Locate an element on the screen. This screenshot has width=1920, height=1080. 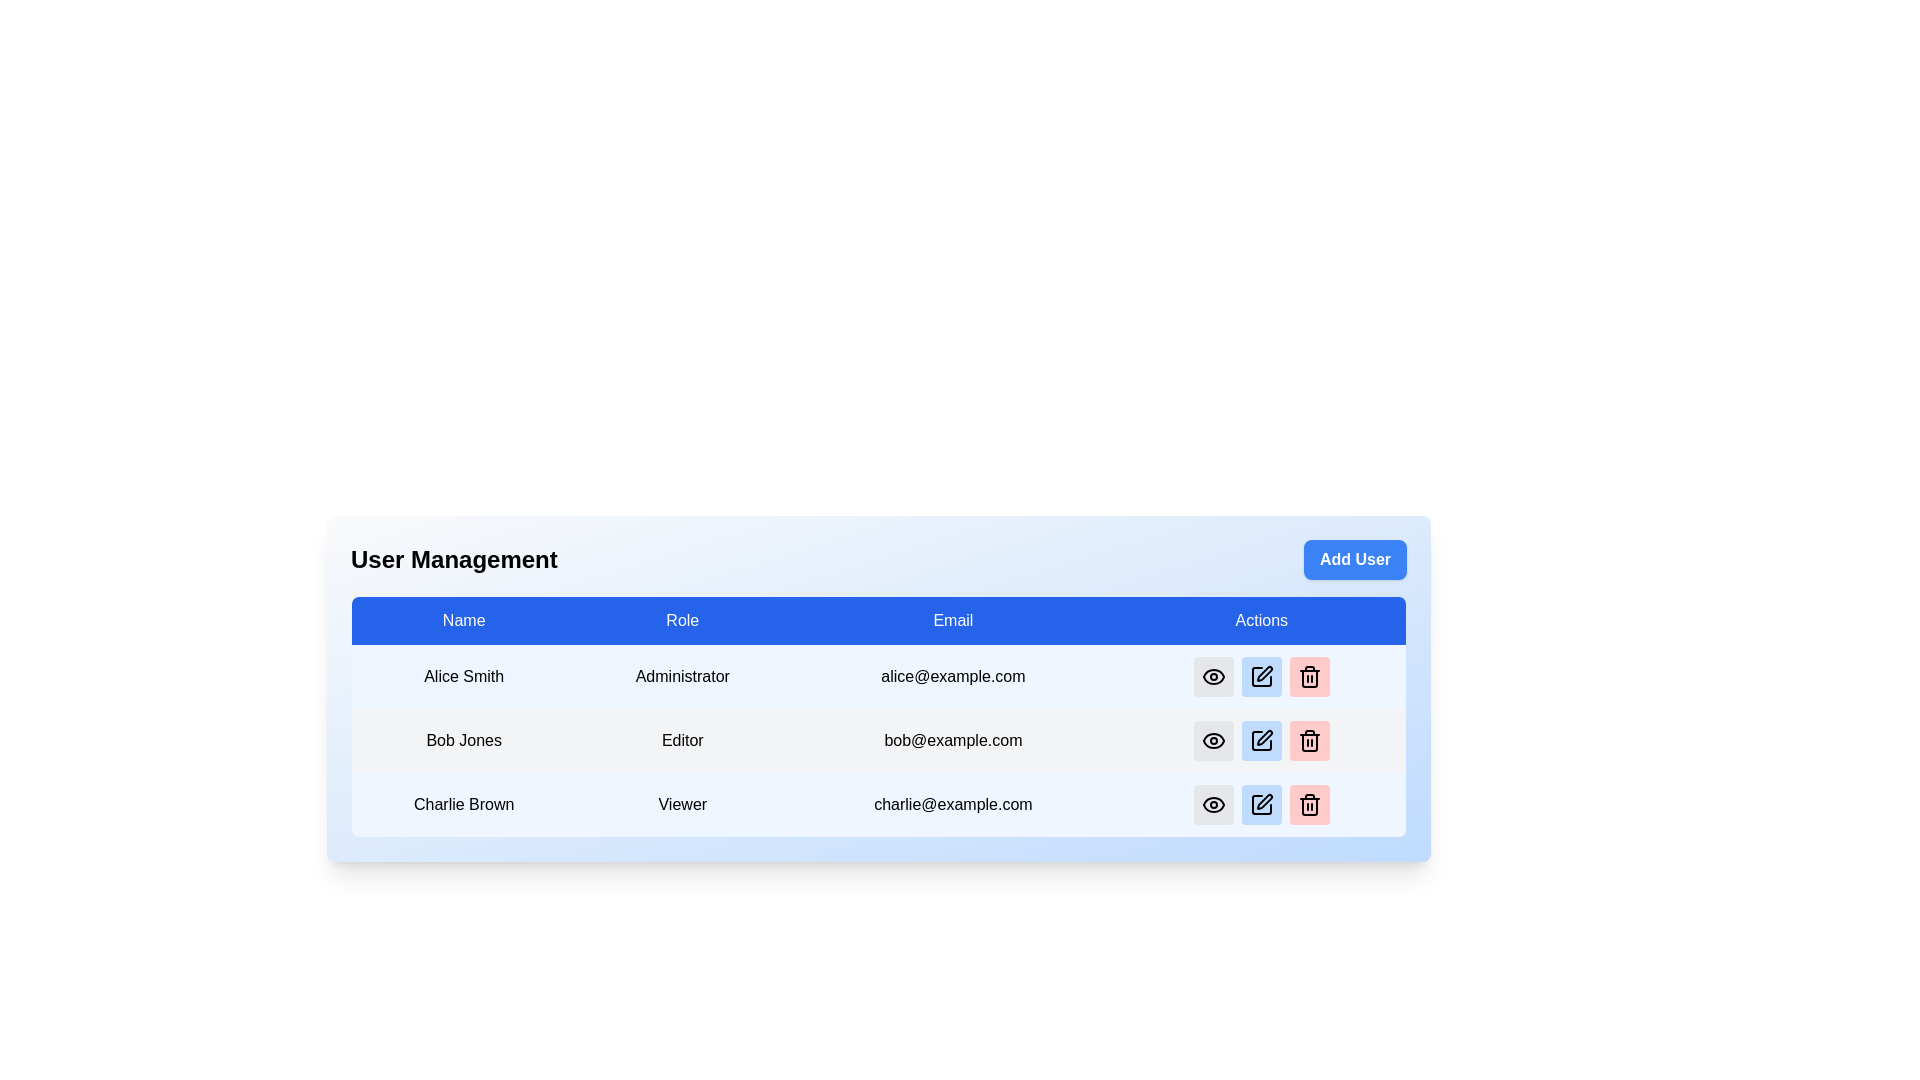
the delete button located in the 'Actions' column of the third row of the table is located at coordinates (1309, 804).